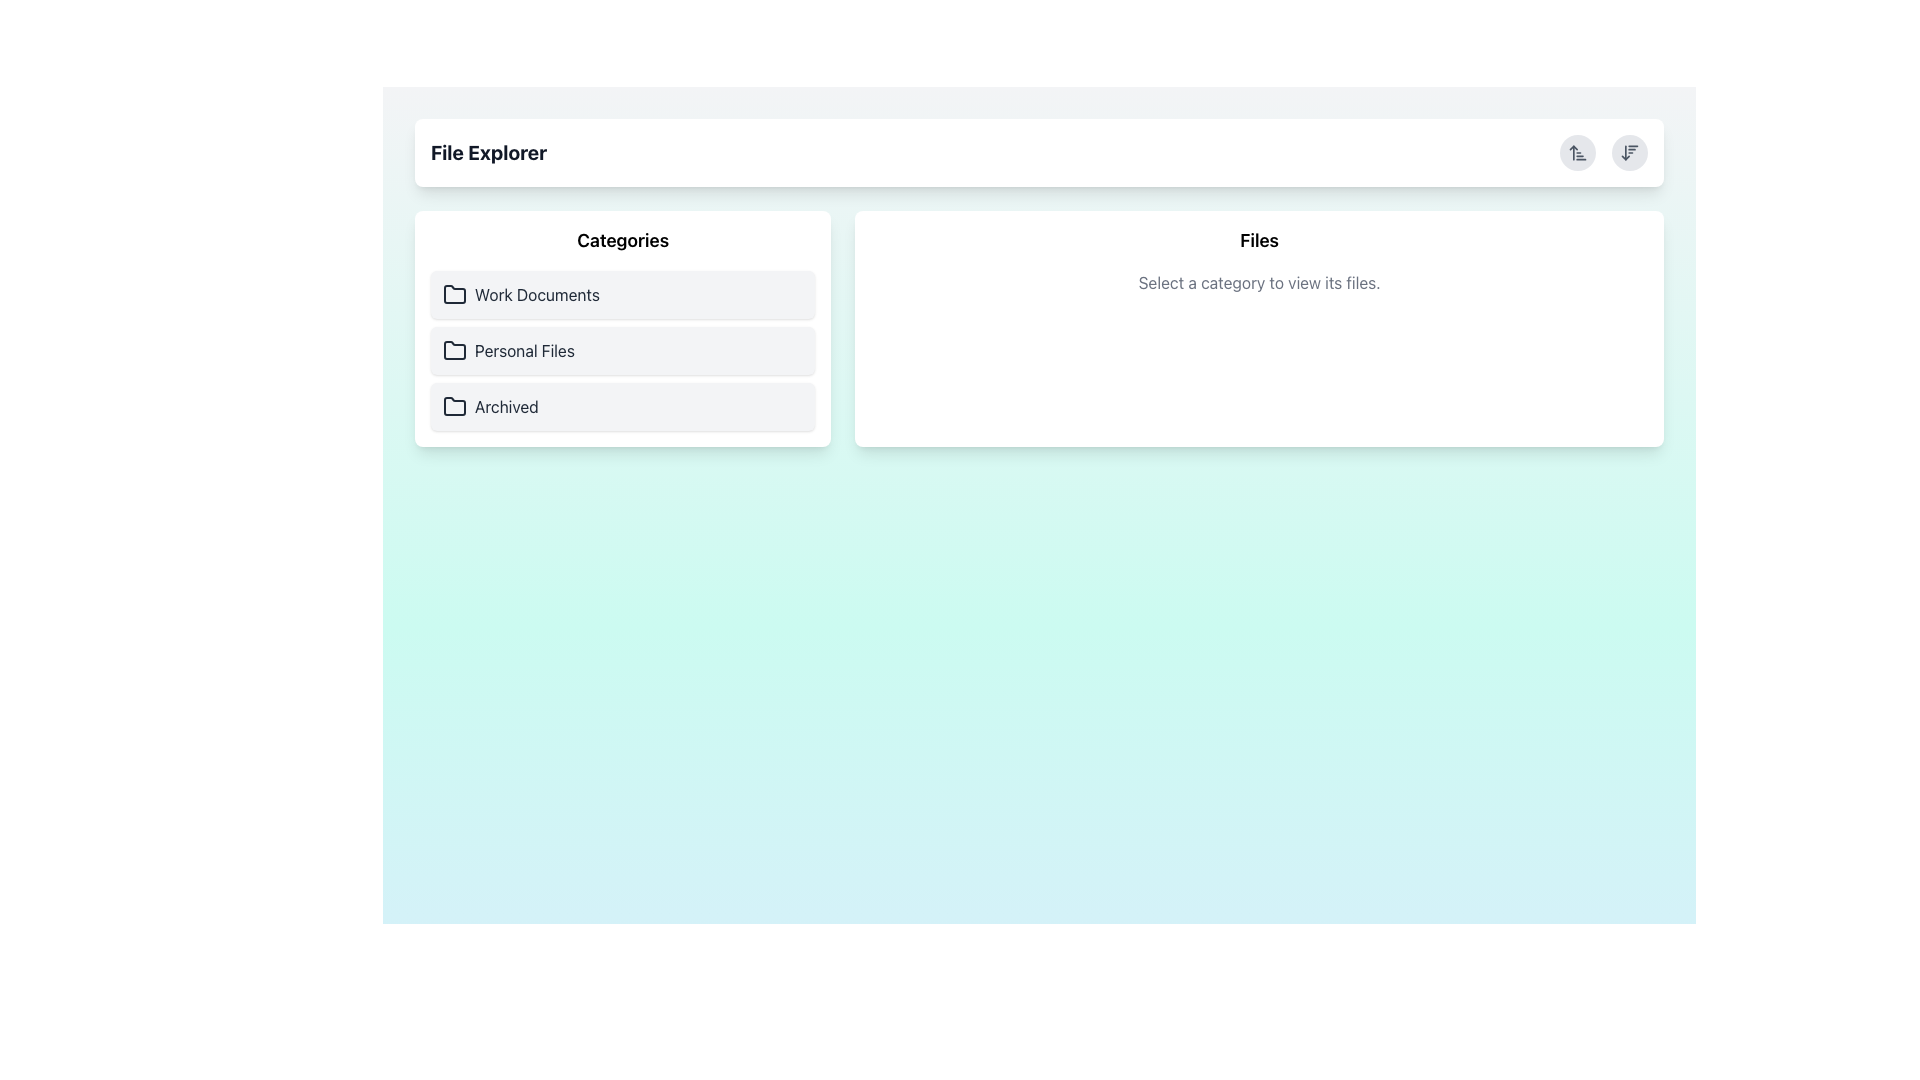  I want to click on the first clickable list item in the 'Categories' section, so click(622, 294).